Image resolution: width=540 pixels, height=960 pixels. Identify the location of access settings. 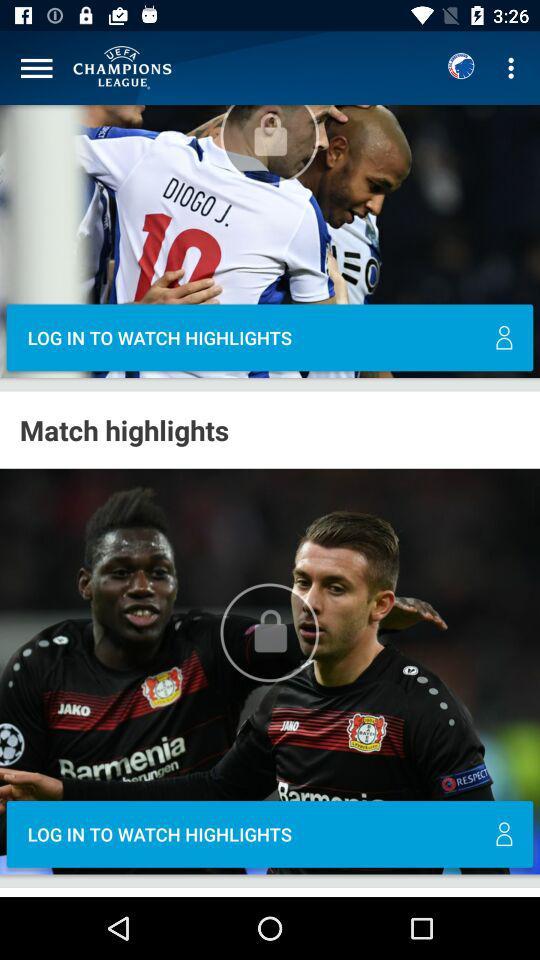
(36, 68).